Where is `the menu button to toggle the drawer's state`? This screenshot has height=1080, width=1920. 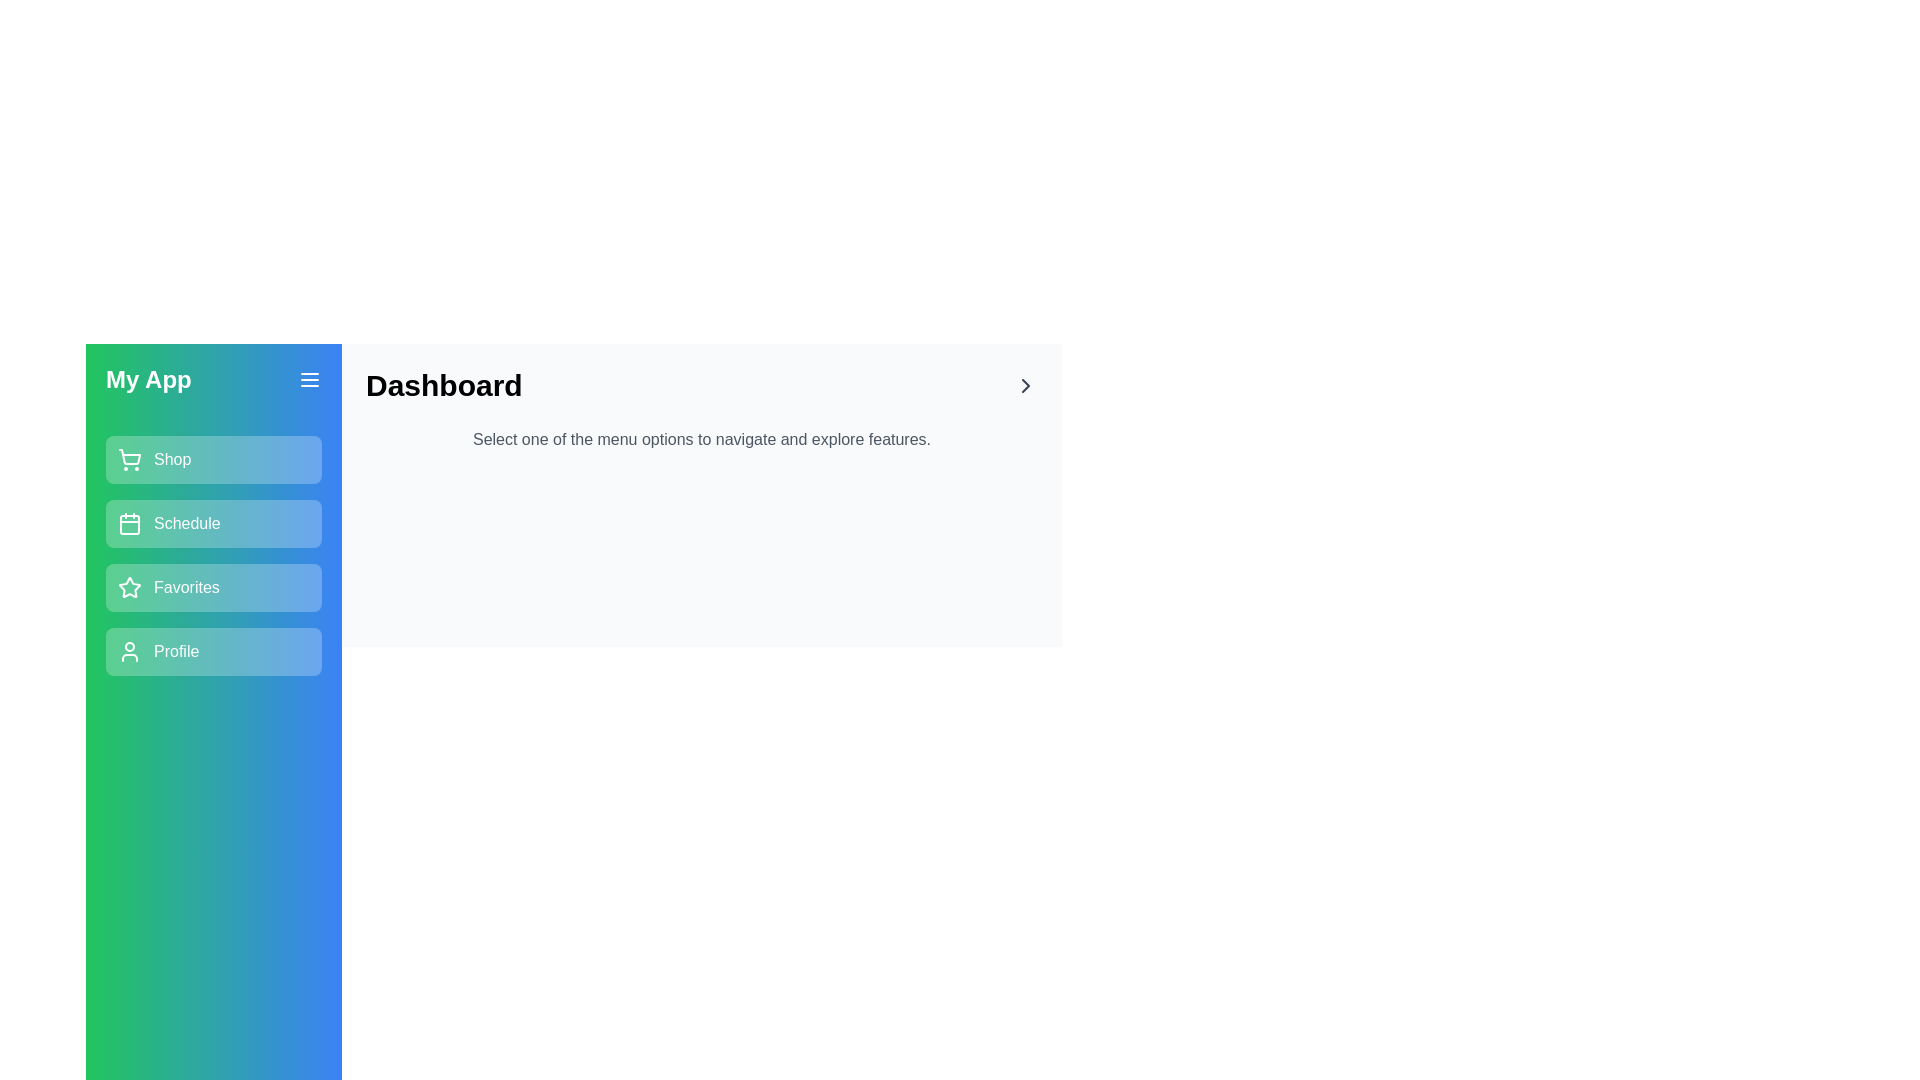
the menu button to toggle the drawer's state is located at coordinates (309, 380).